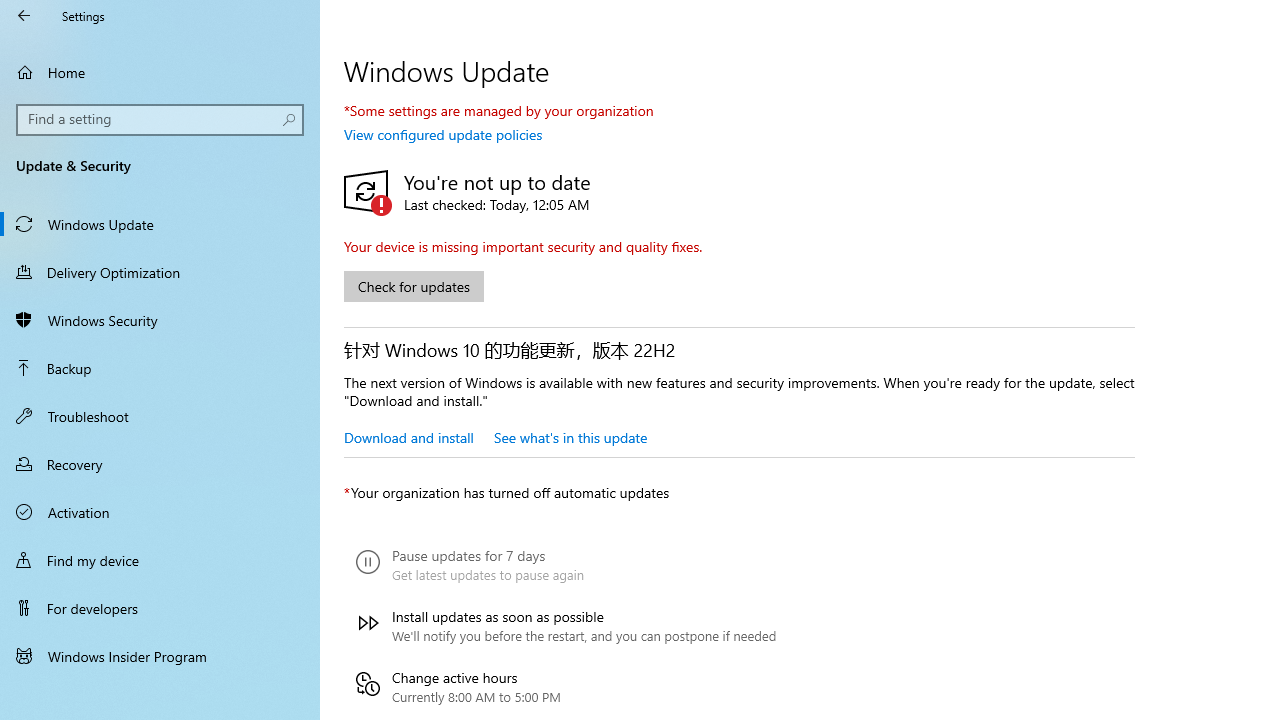 The height and width of the screenshot is (720, 1280). What do you see at coordinates (160, 71) in the screenshot?
I see `'Home'` at bounding box center [160, 71].